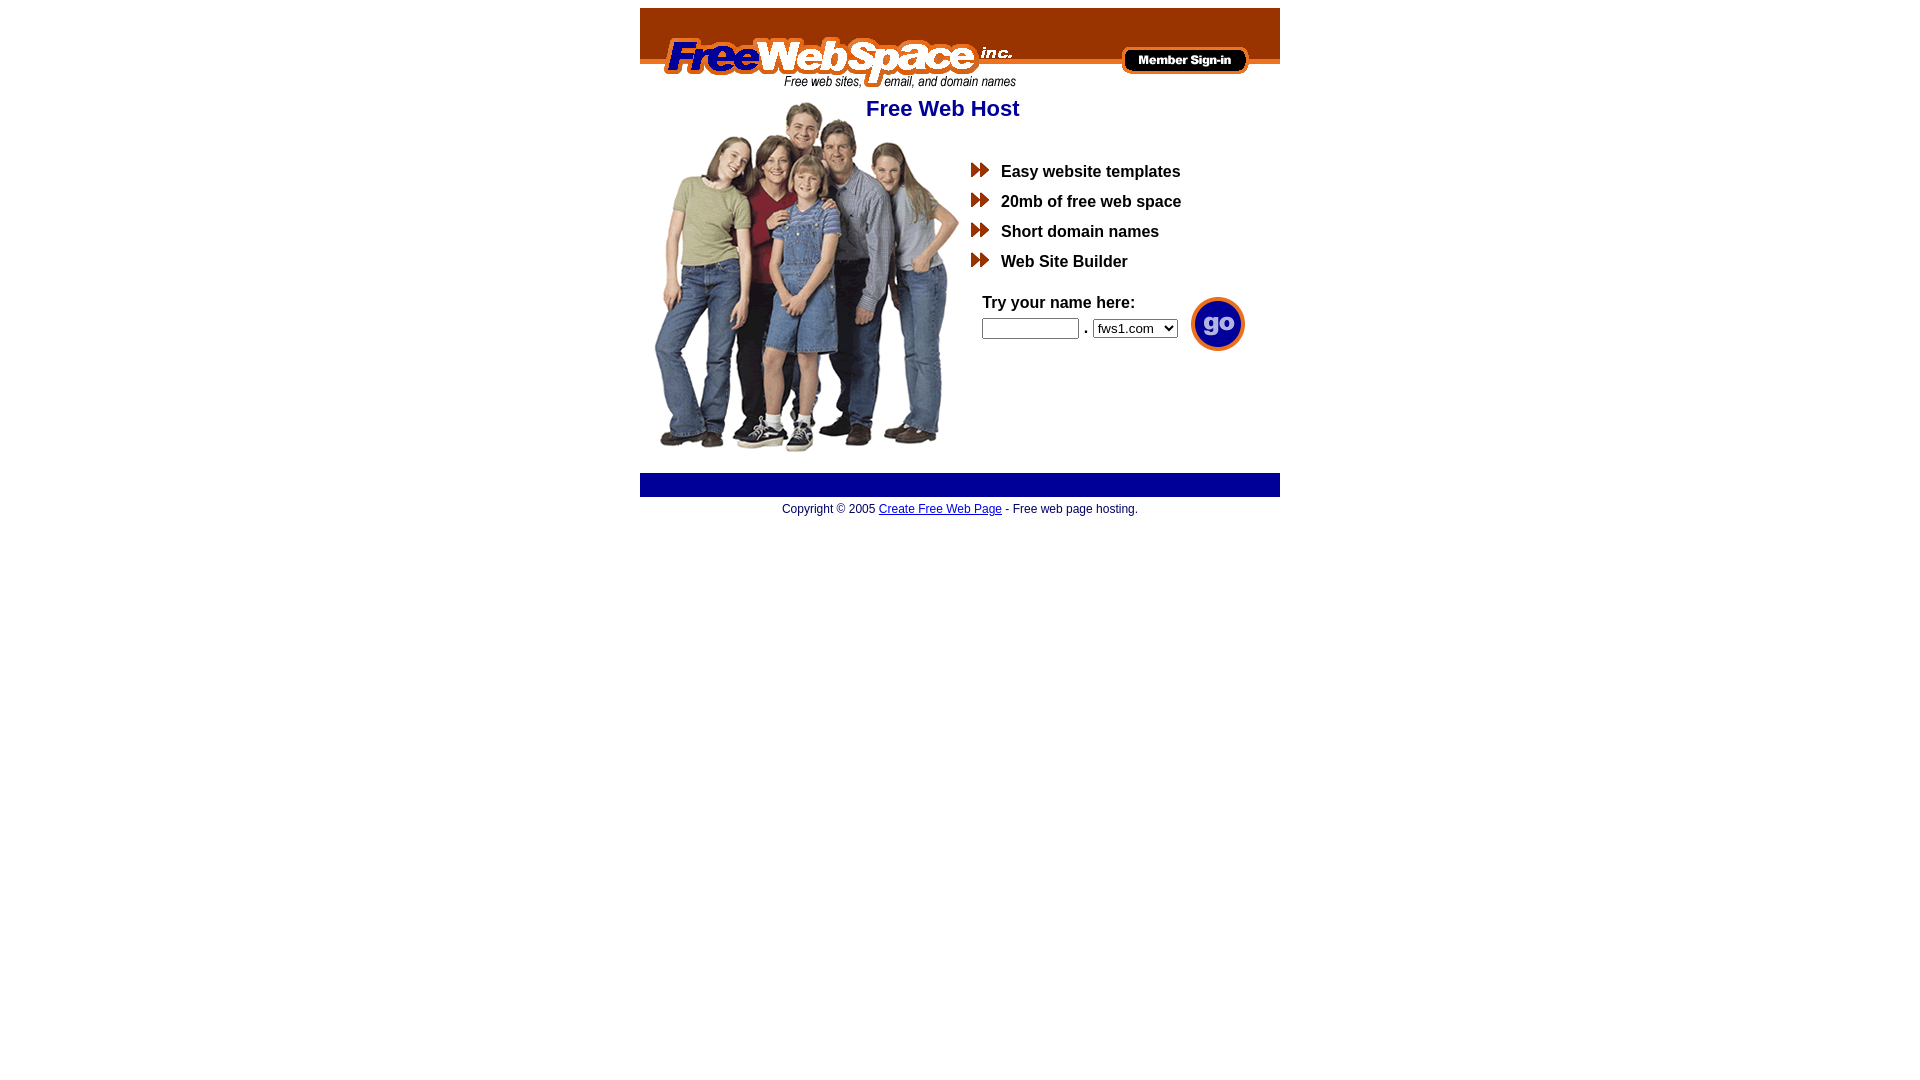 The image size is (1920, 1080). Describe the element at coordinates (878, 508) in the screenshot. I see `'Create Free Web Page'` at that location.